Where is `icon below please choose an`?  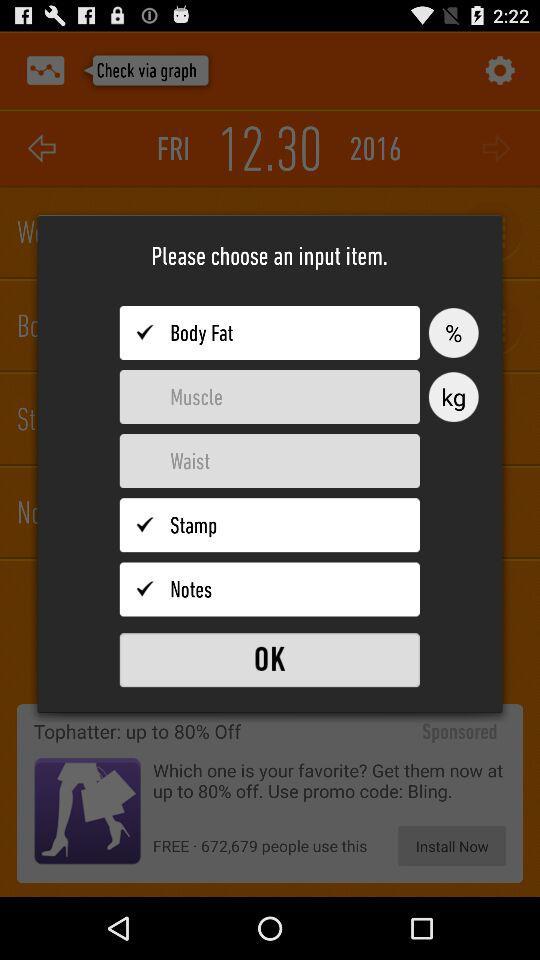
icon below please choose an is located at coordinates (453, 333).